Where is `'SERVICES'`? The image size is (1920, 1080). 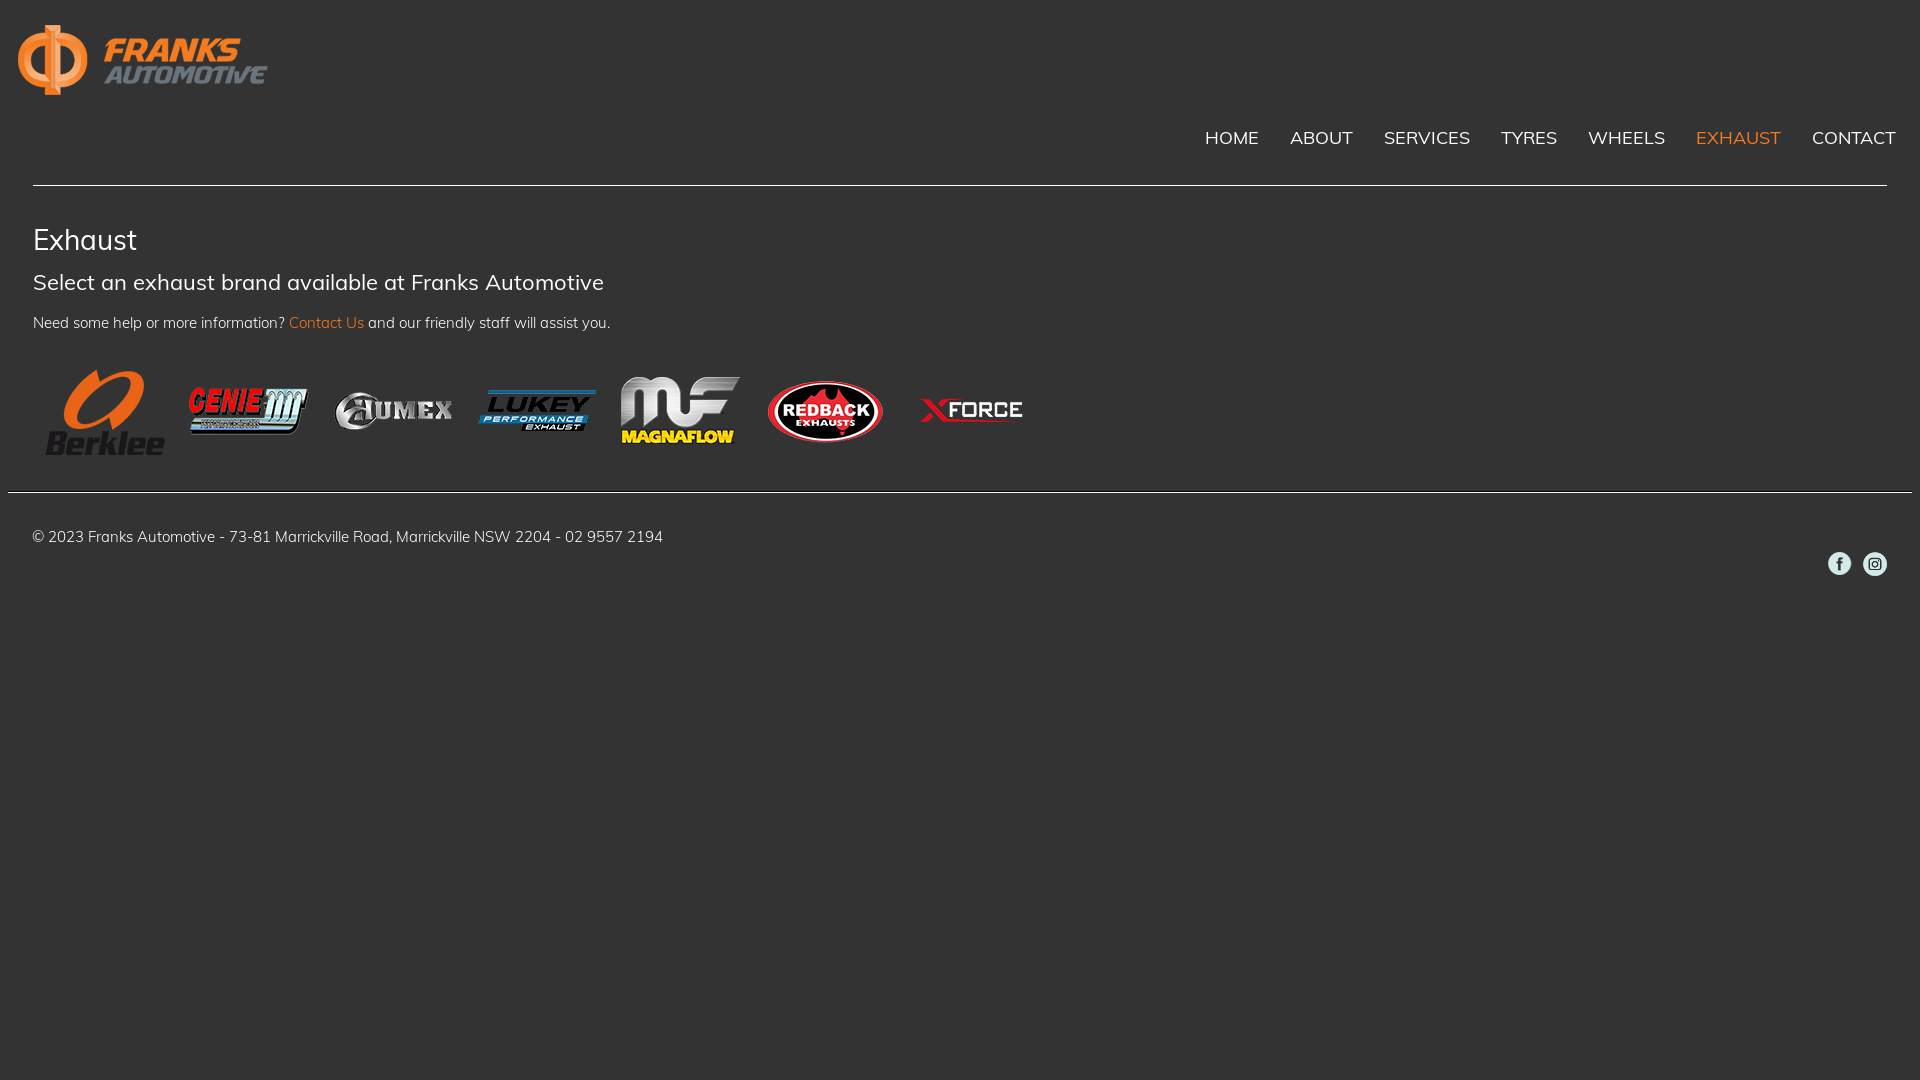 'SERVICES' is located at coordinates (1425, 136).